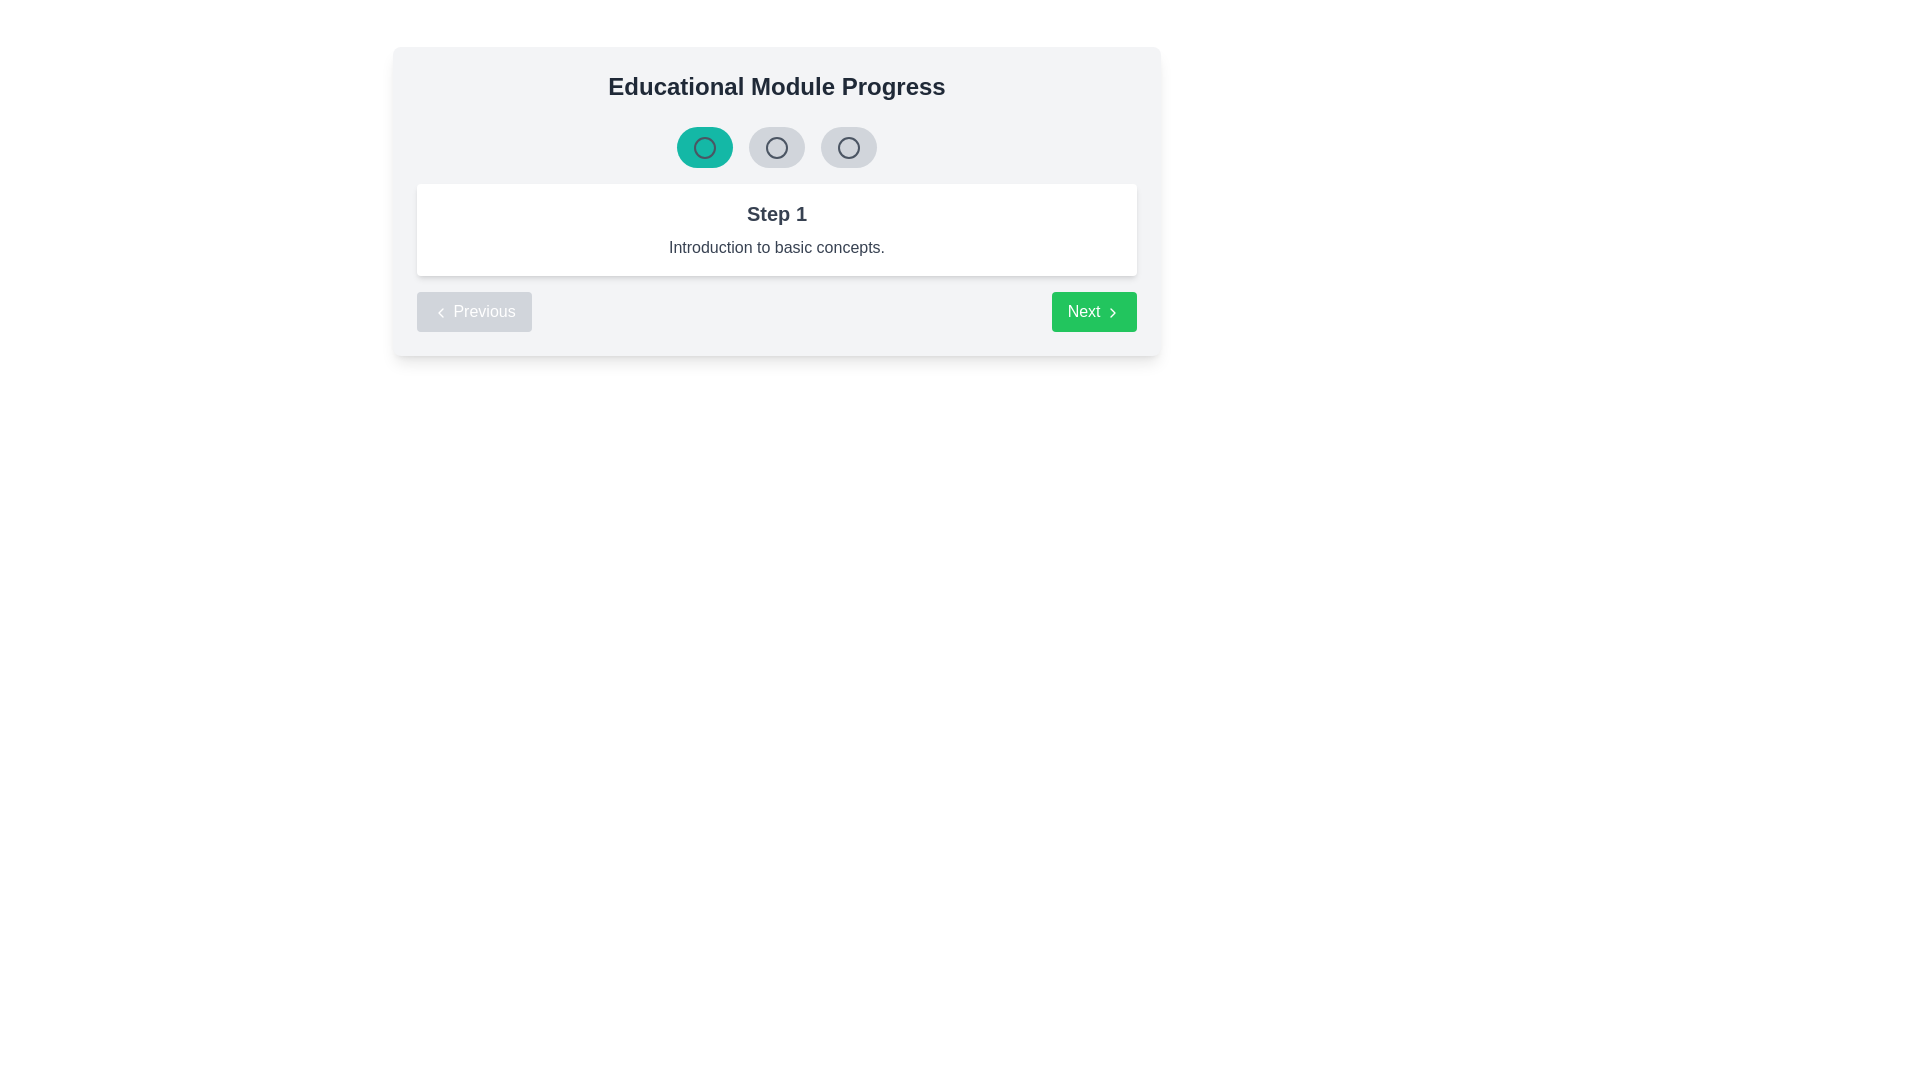 The width and height of the screenshot is (1920, 1080). I want to click on the Informational Box which indicates the current educational step (Step 1) and describes it as 'Introduction to basic concepts', so click(776, 227).